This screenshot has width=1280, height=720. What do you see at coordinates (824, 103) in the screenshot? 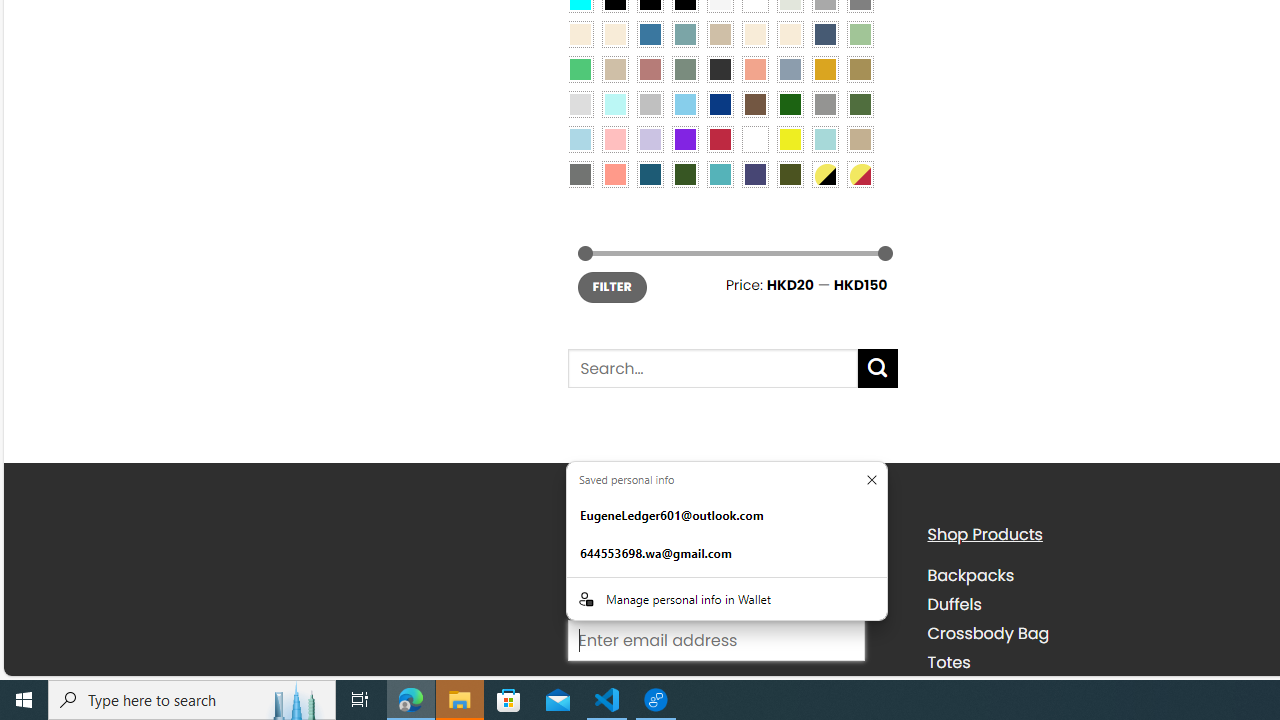
I see `'Gray'` at bounding box center [824, 103].